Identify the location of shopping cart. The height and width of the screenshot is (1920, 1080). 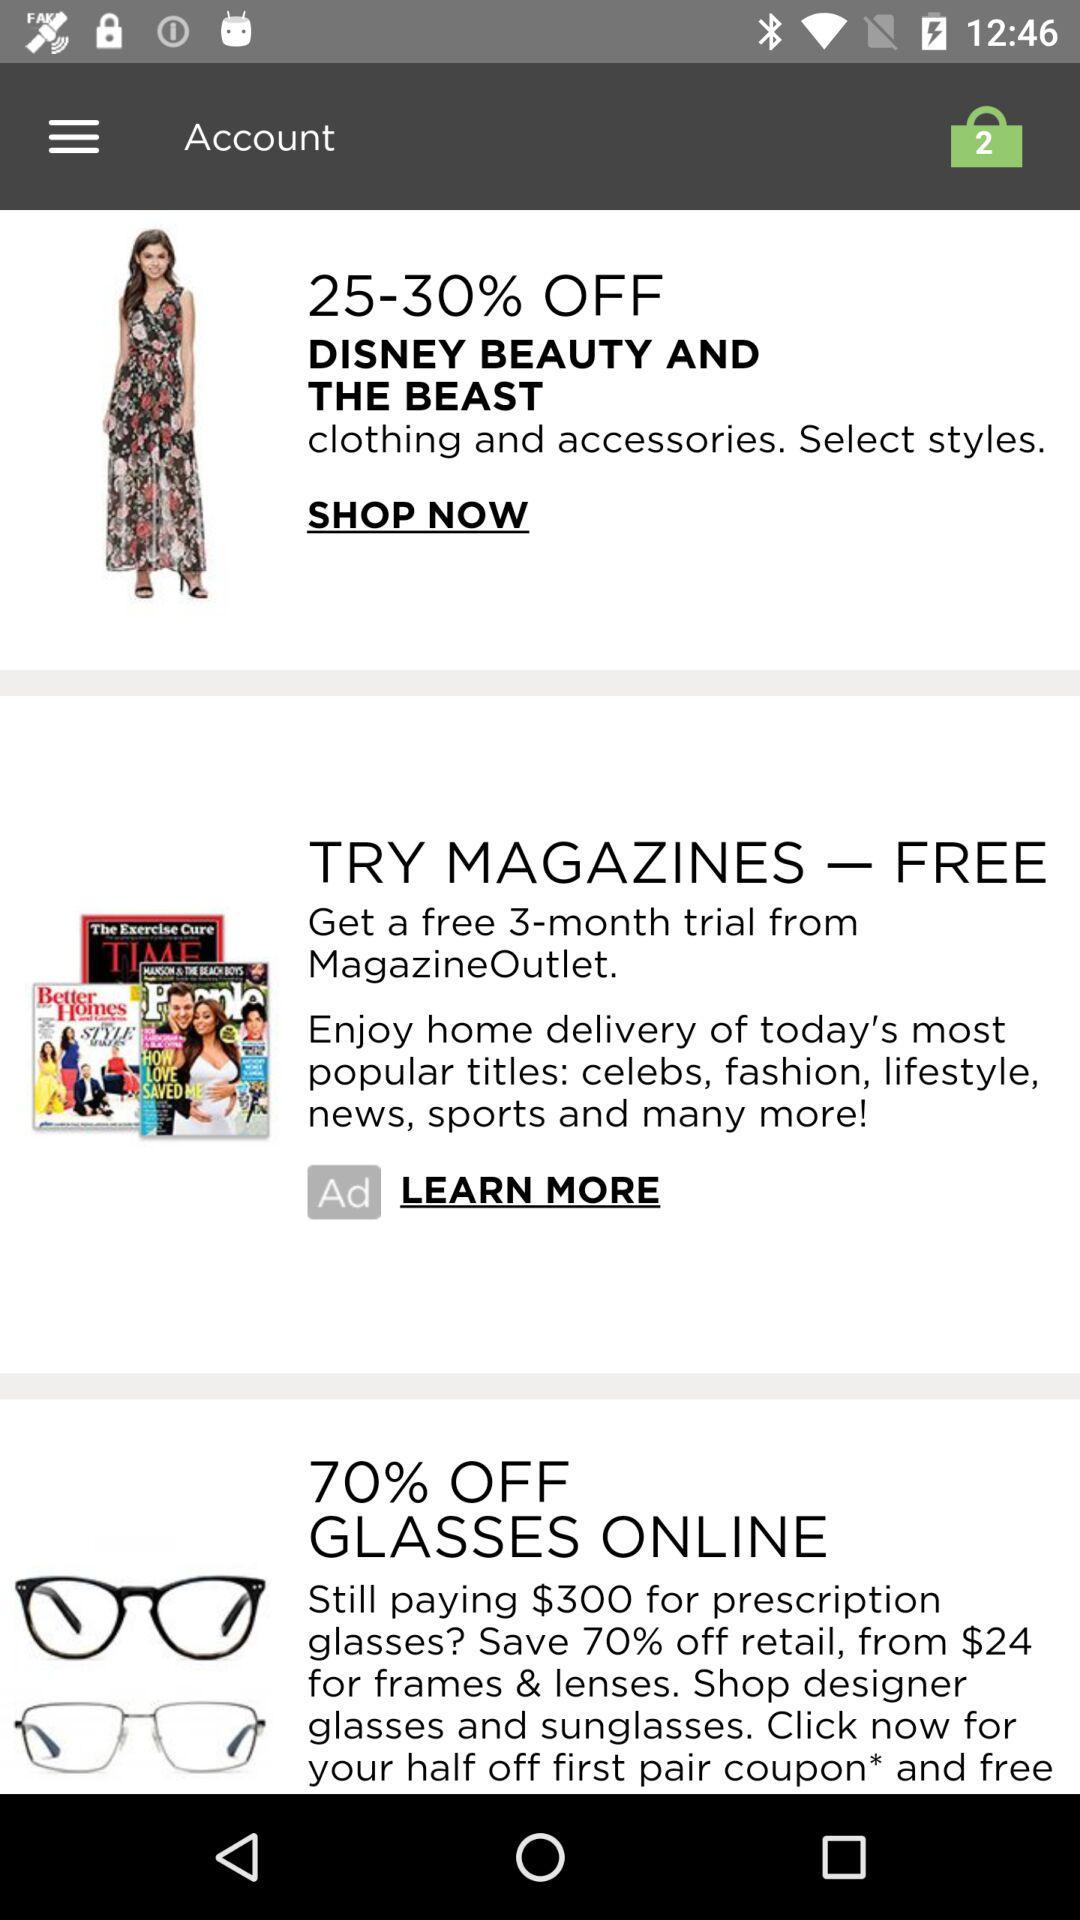
(980, 135).